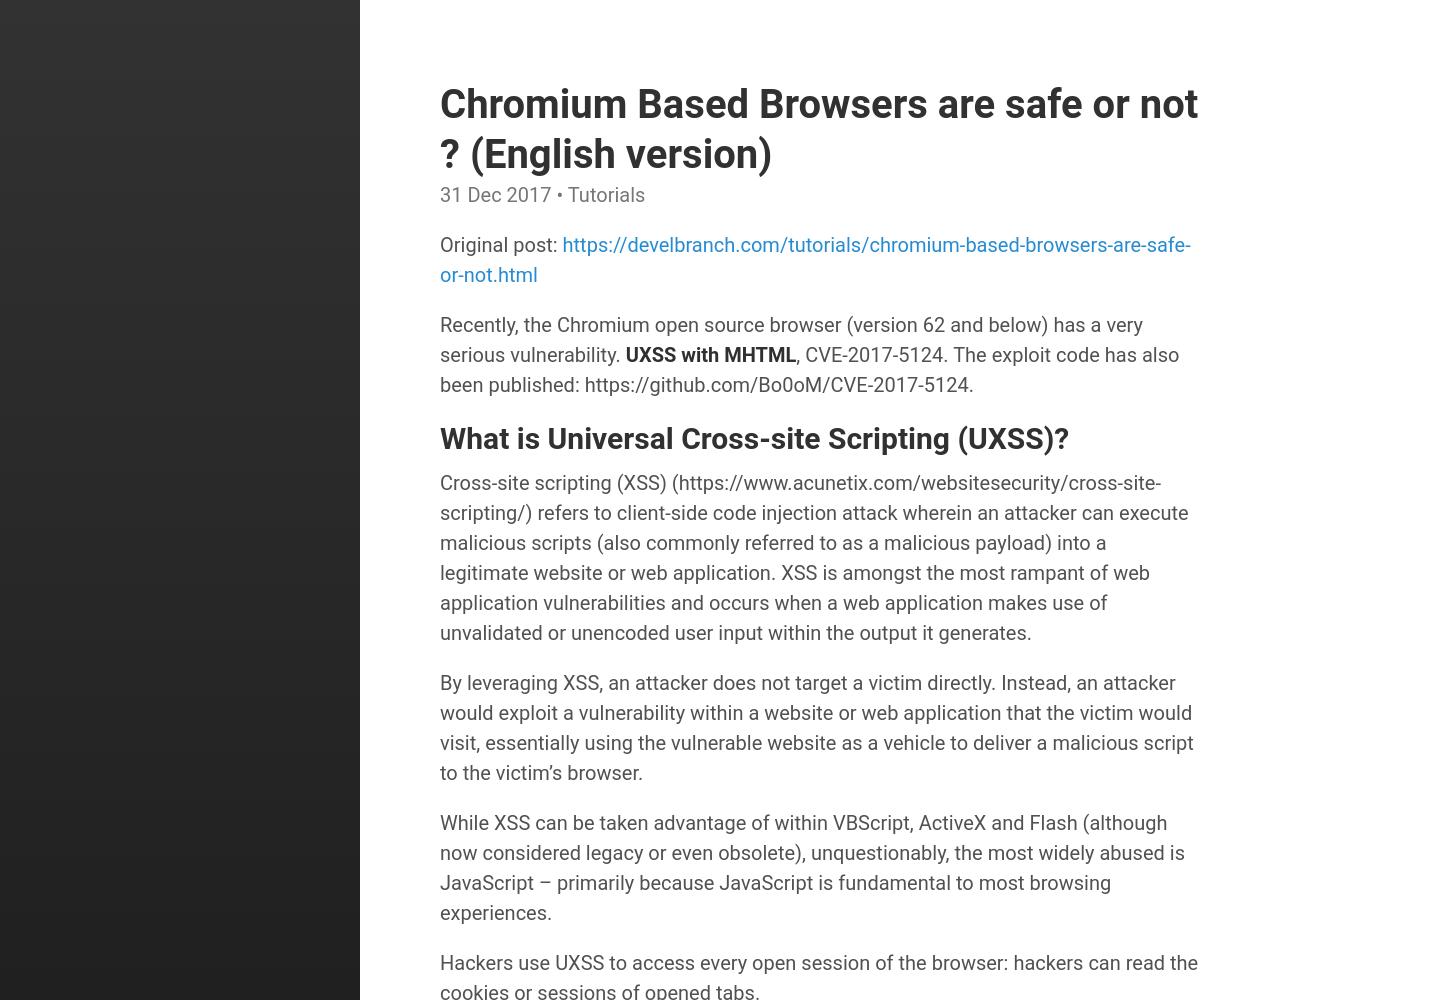 The image size is (1450, 1000). I want to click on 'Original post:', so click(500, 244).